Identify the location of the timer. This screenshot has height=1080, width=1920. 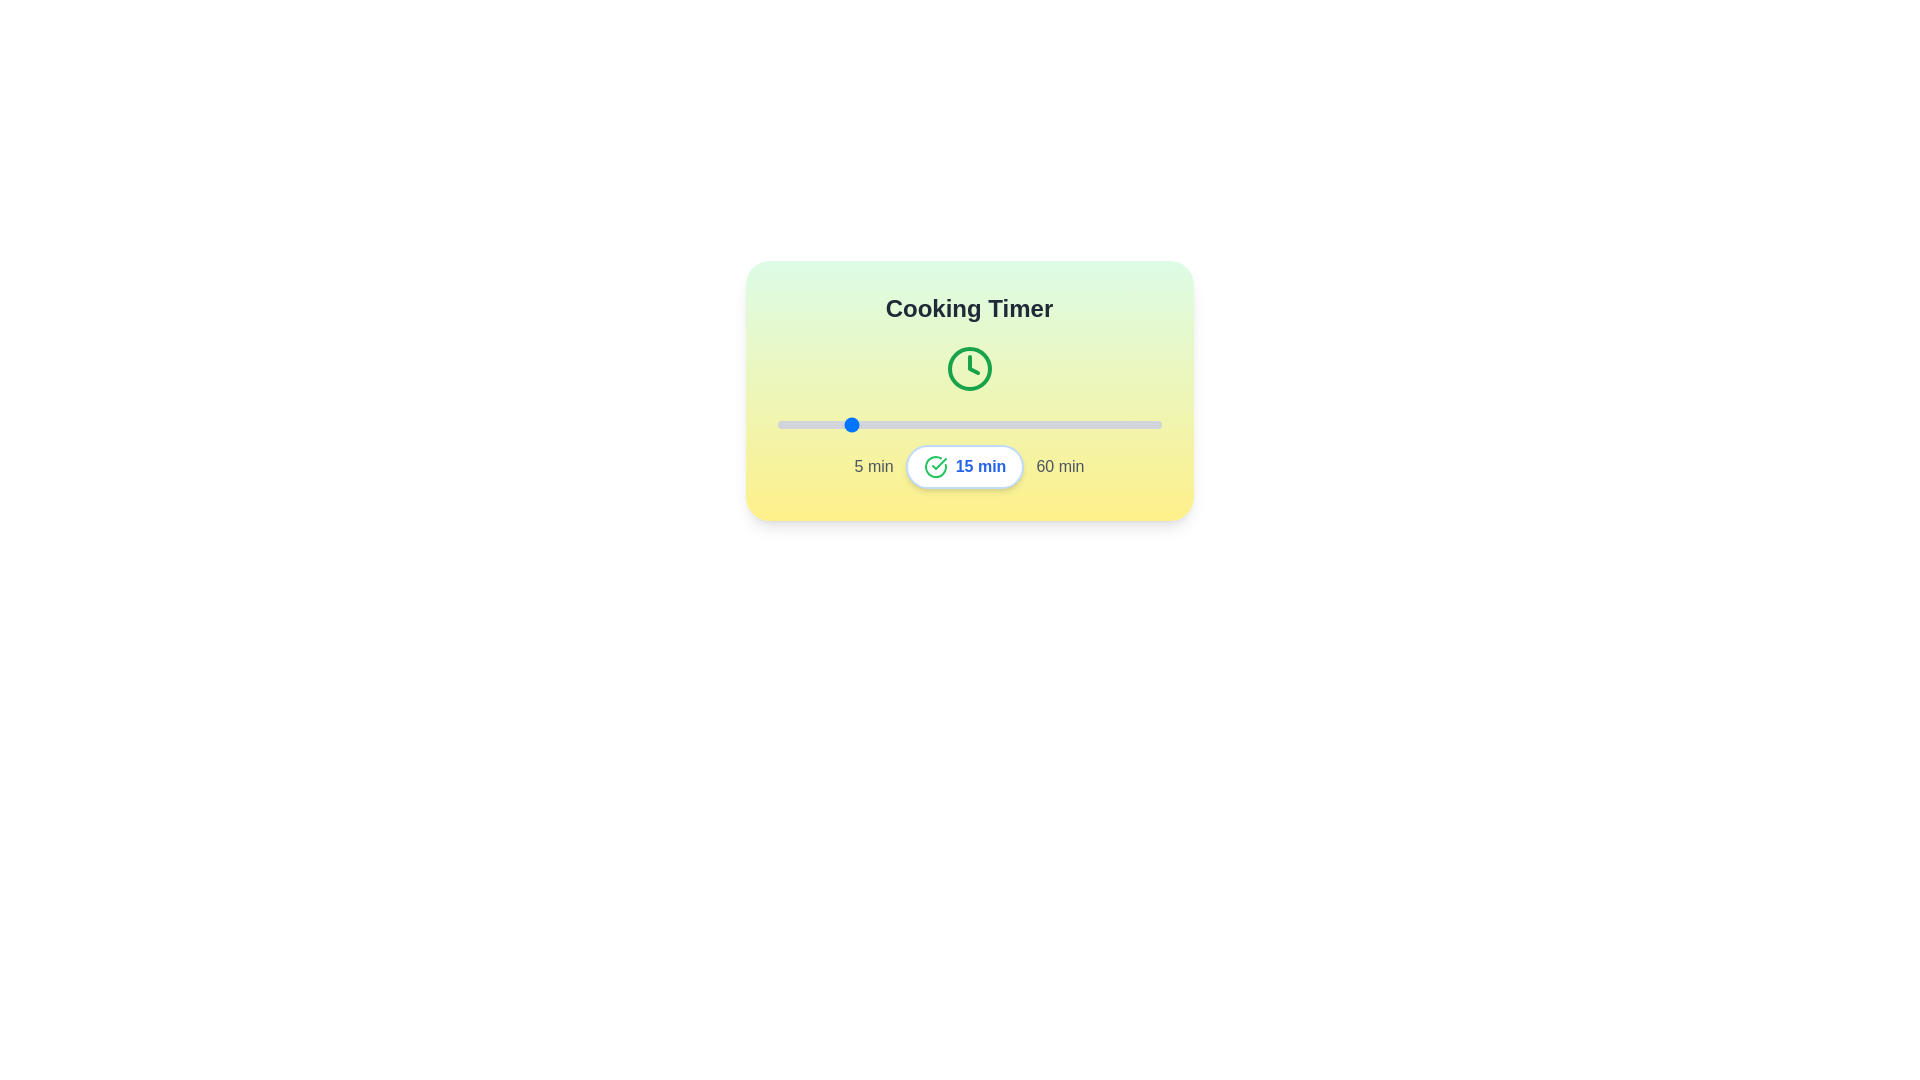
(1104, 423).